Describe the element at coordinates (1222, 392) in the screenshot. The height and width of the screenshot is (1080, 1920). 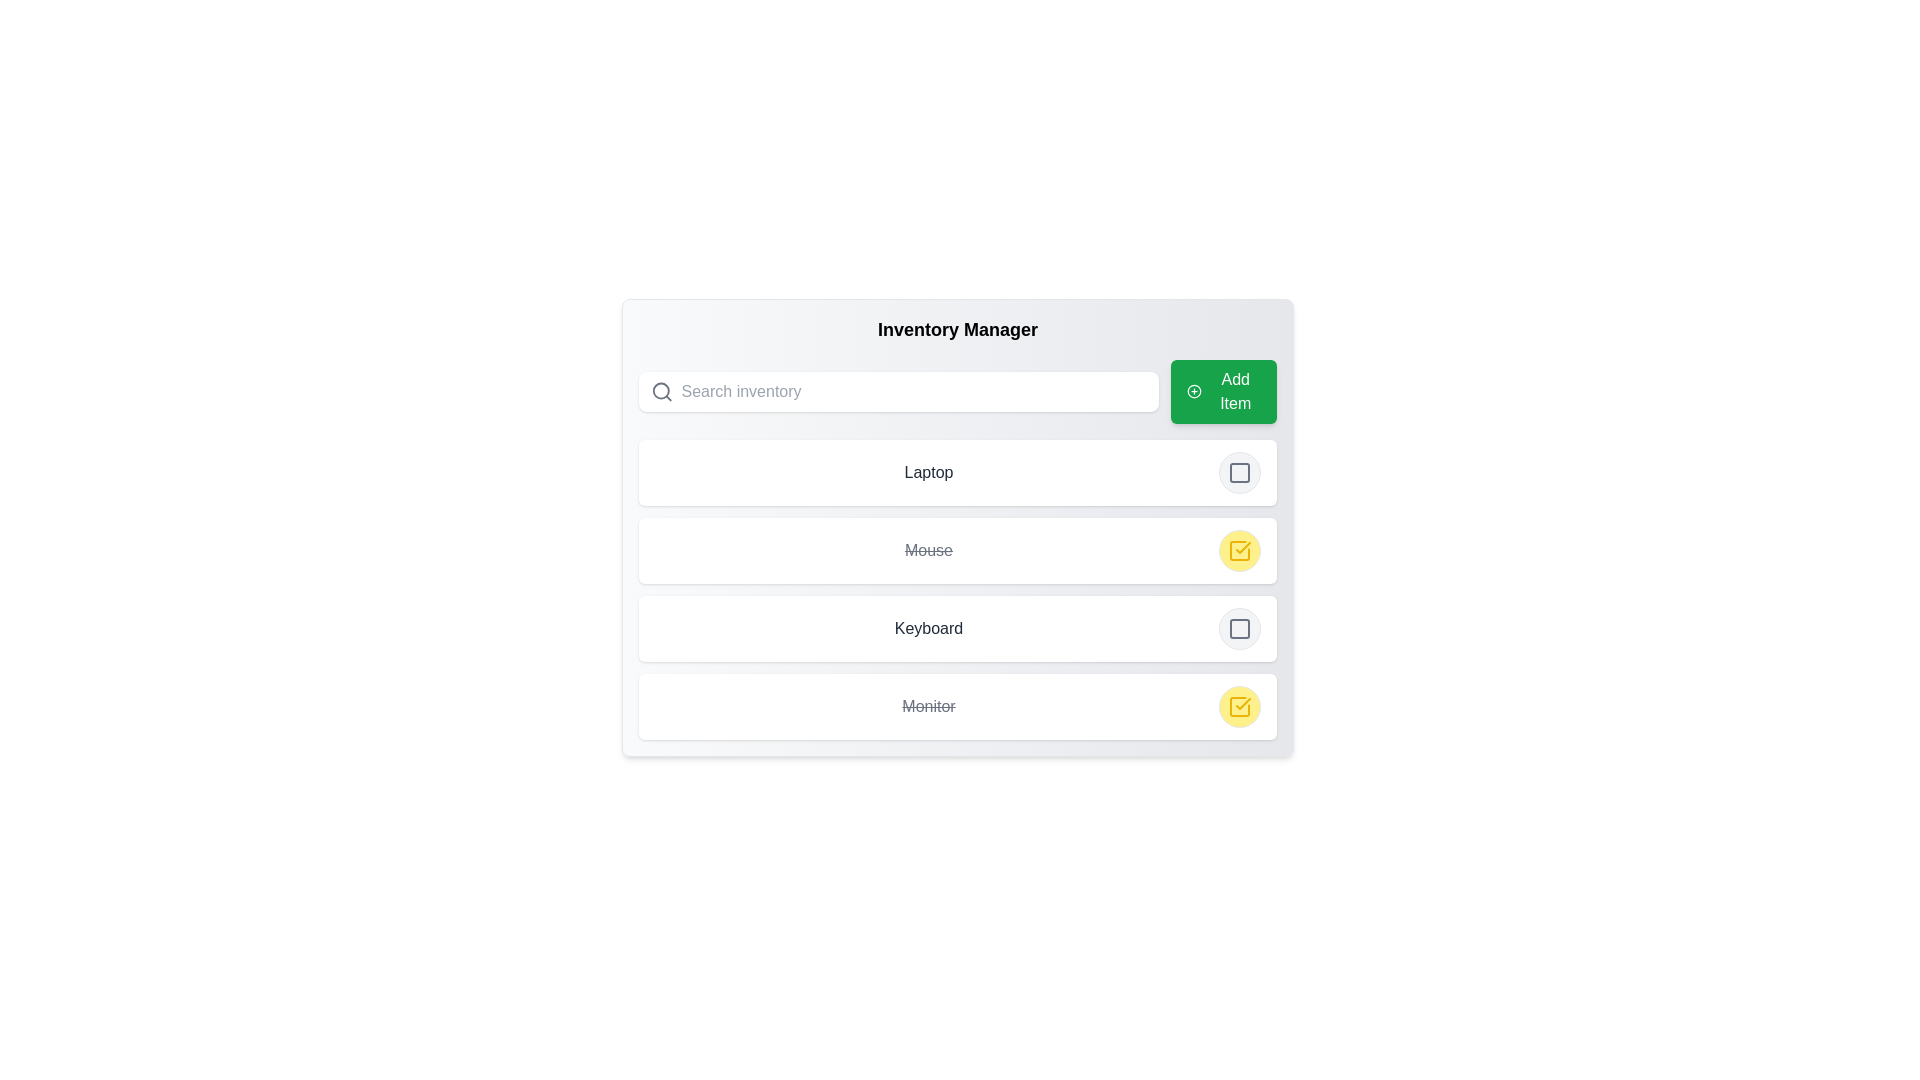
I see `the 'Add New Item' button located at the far right of the inventory bar` at that location.